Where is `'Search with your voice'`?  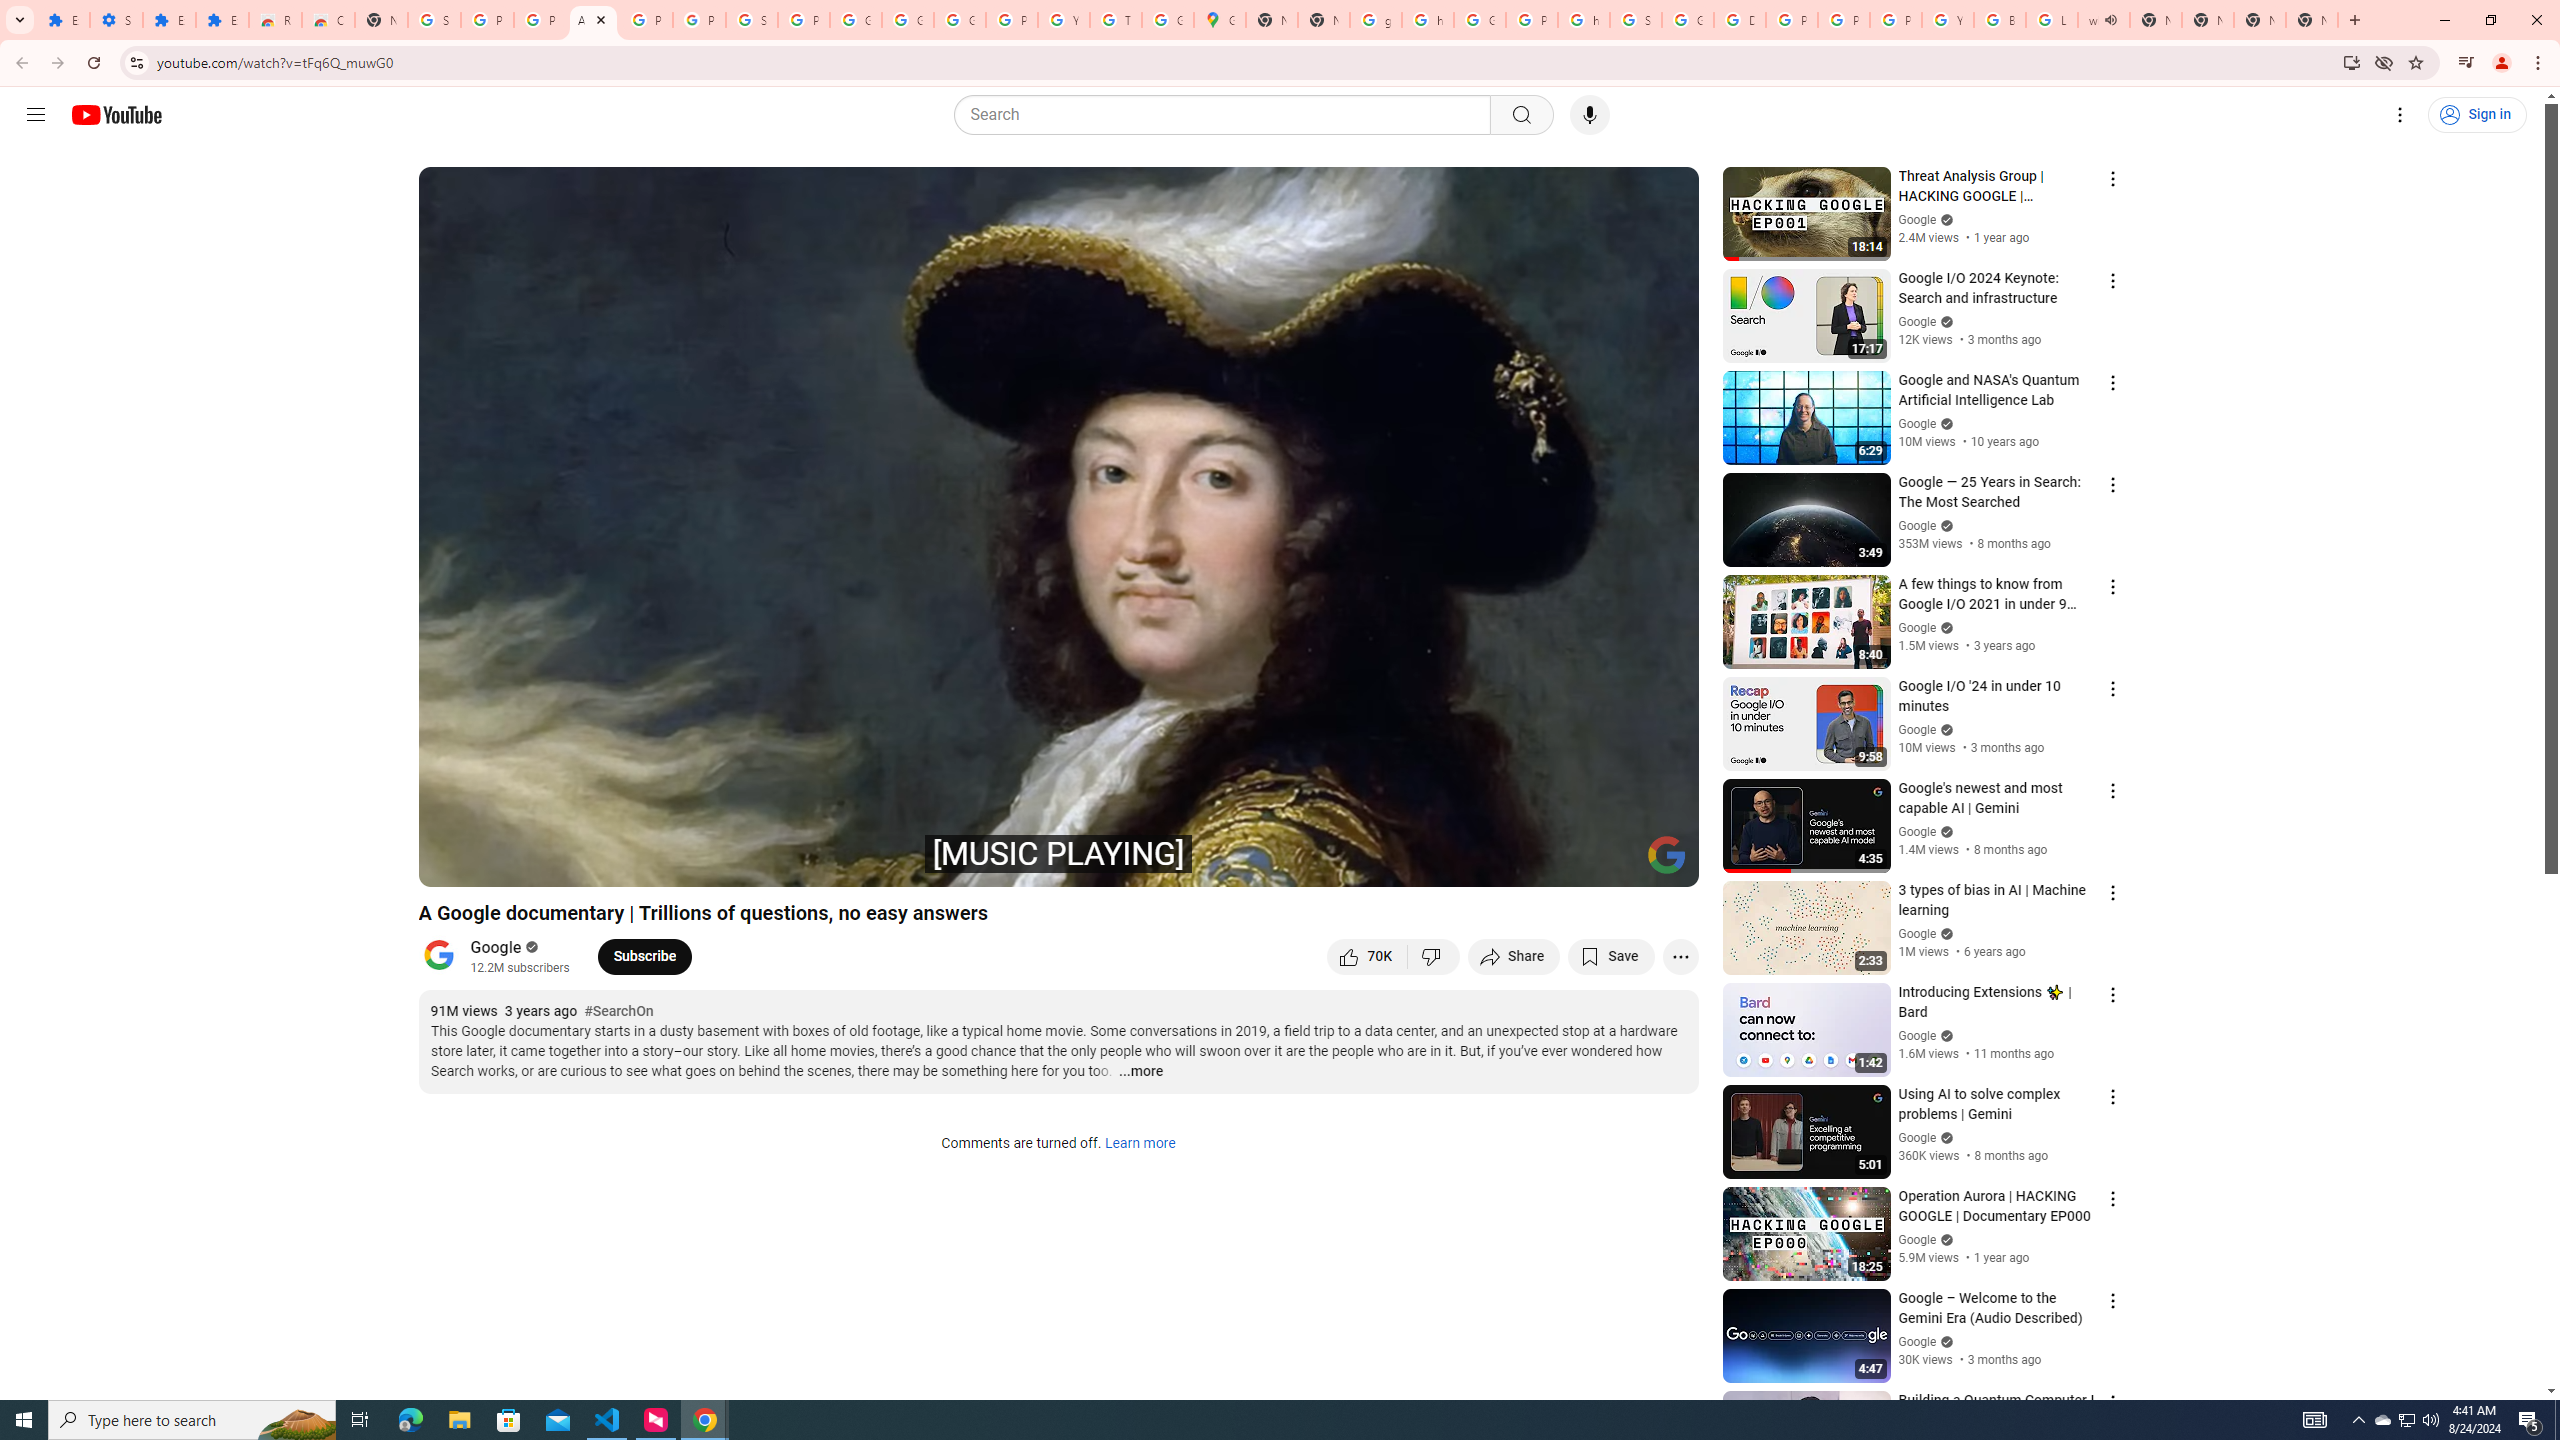 'Search with your voice' is located at coordinates (1589, 114).